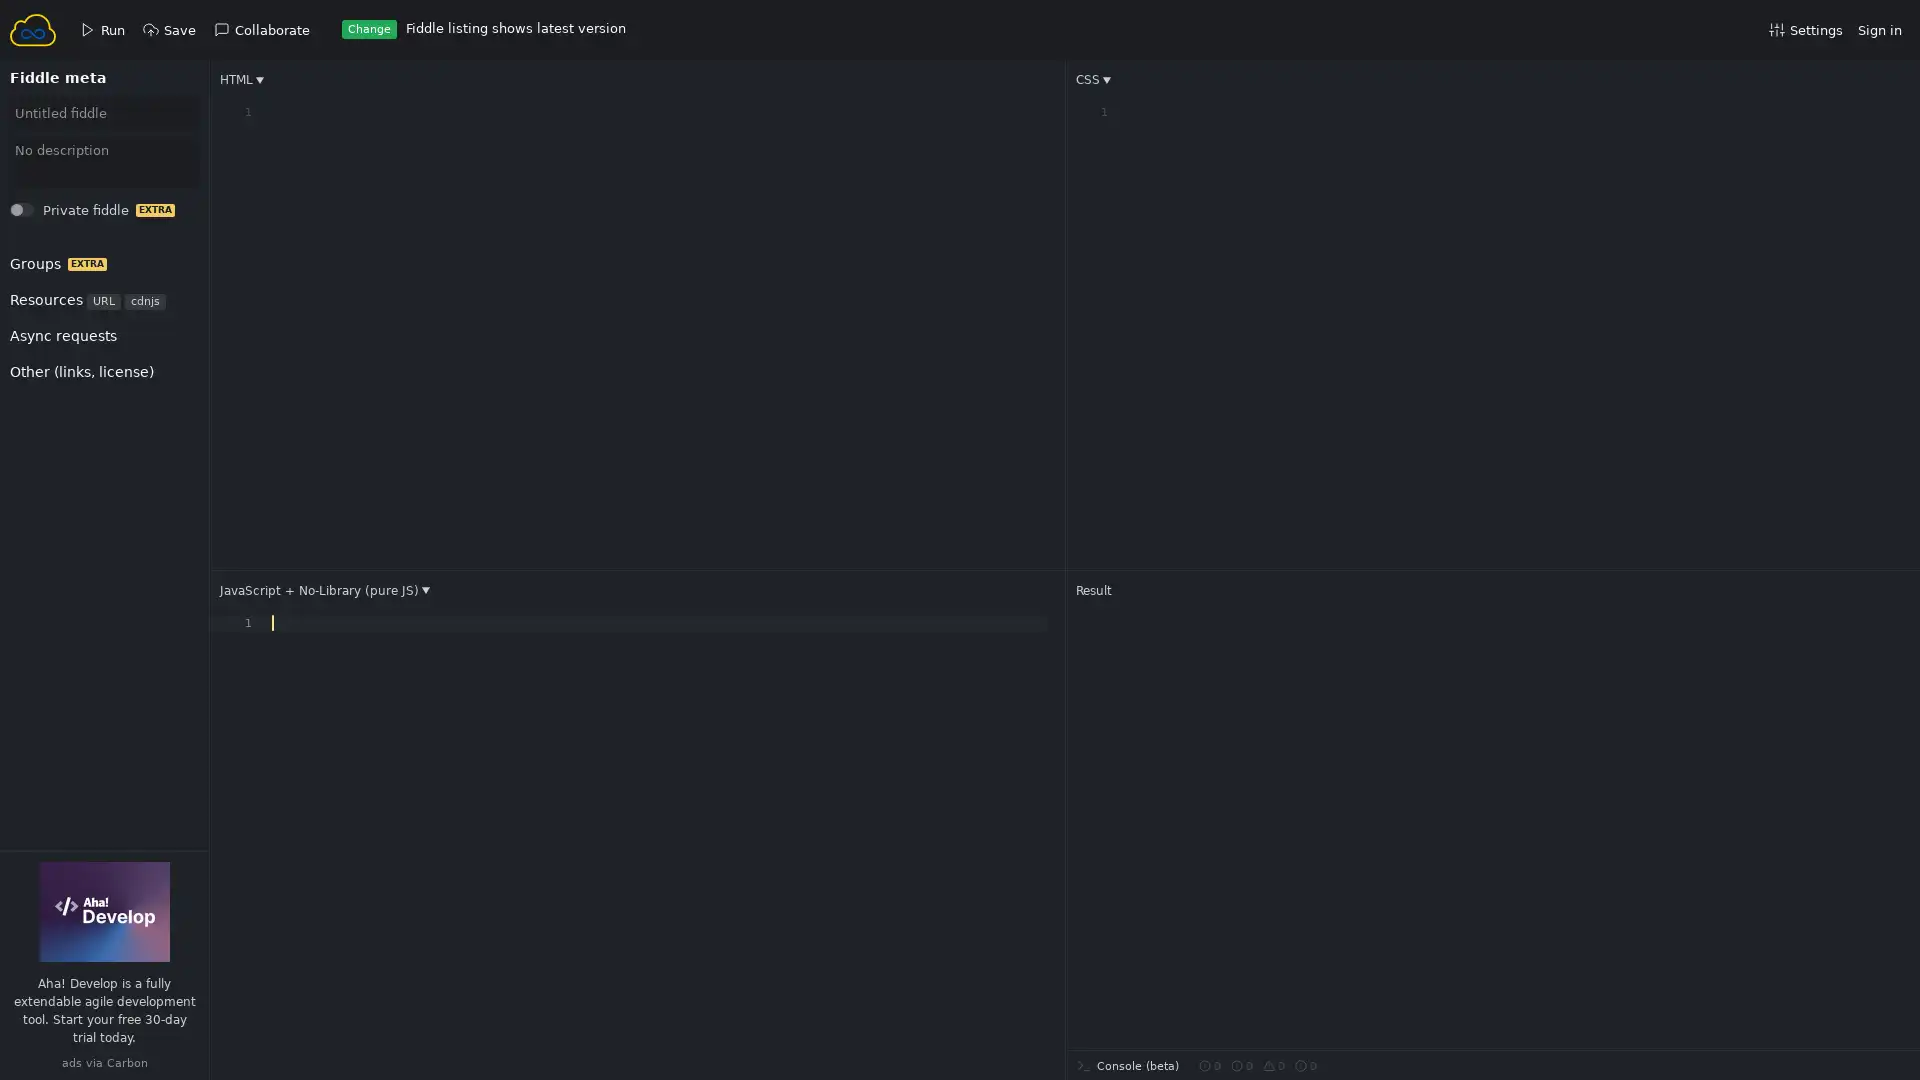  I want to click on Fork, so click(41, 215).